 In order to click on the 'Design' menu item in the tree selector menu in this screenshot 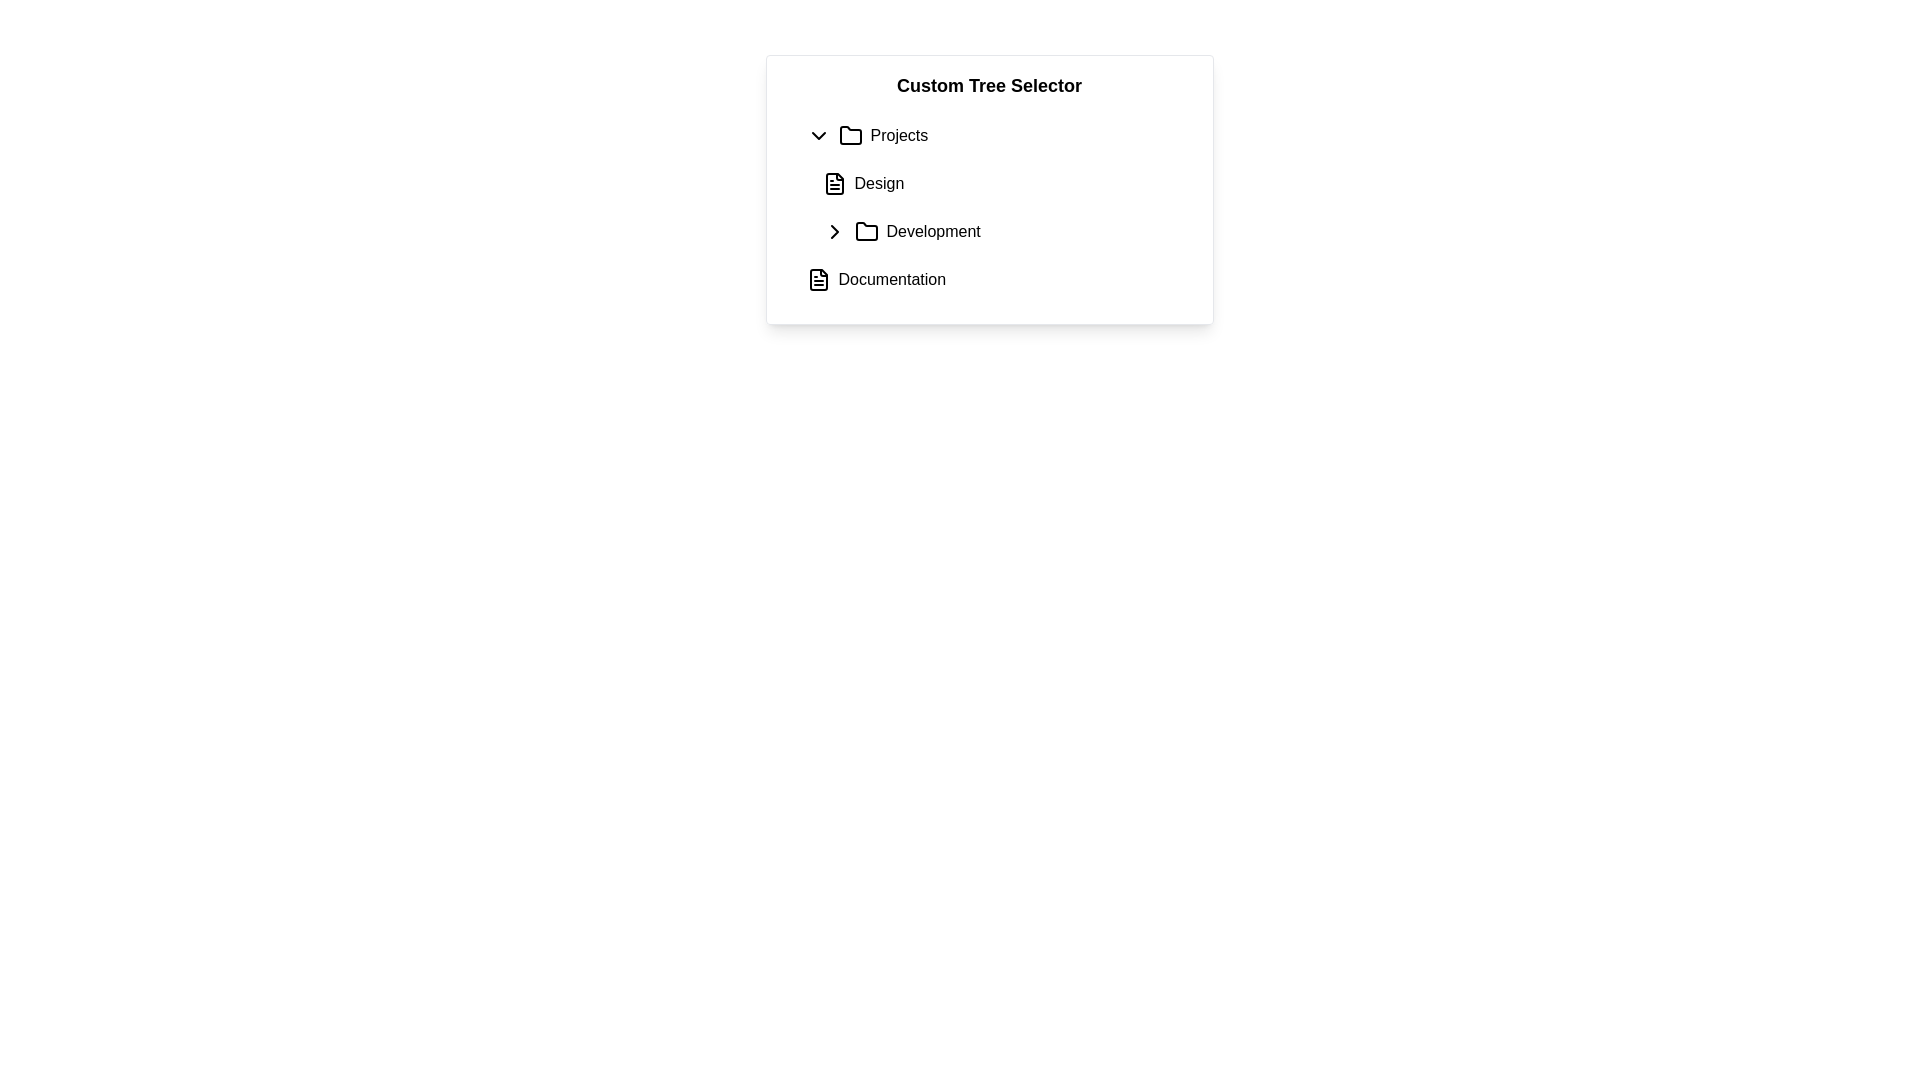, I will do `click(878, 184)`.